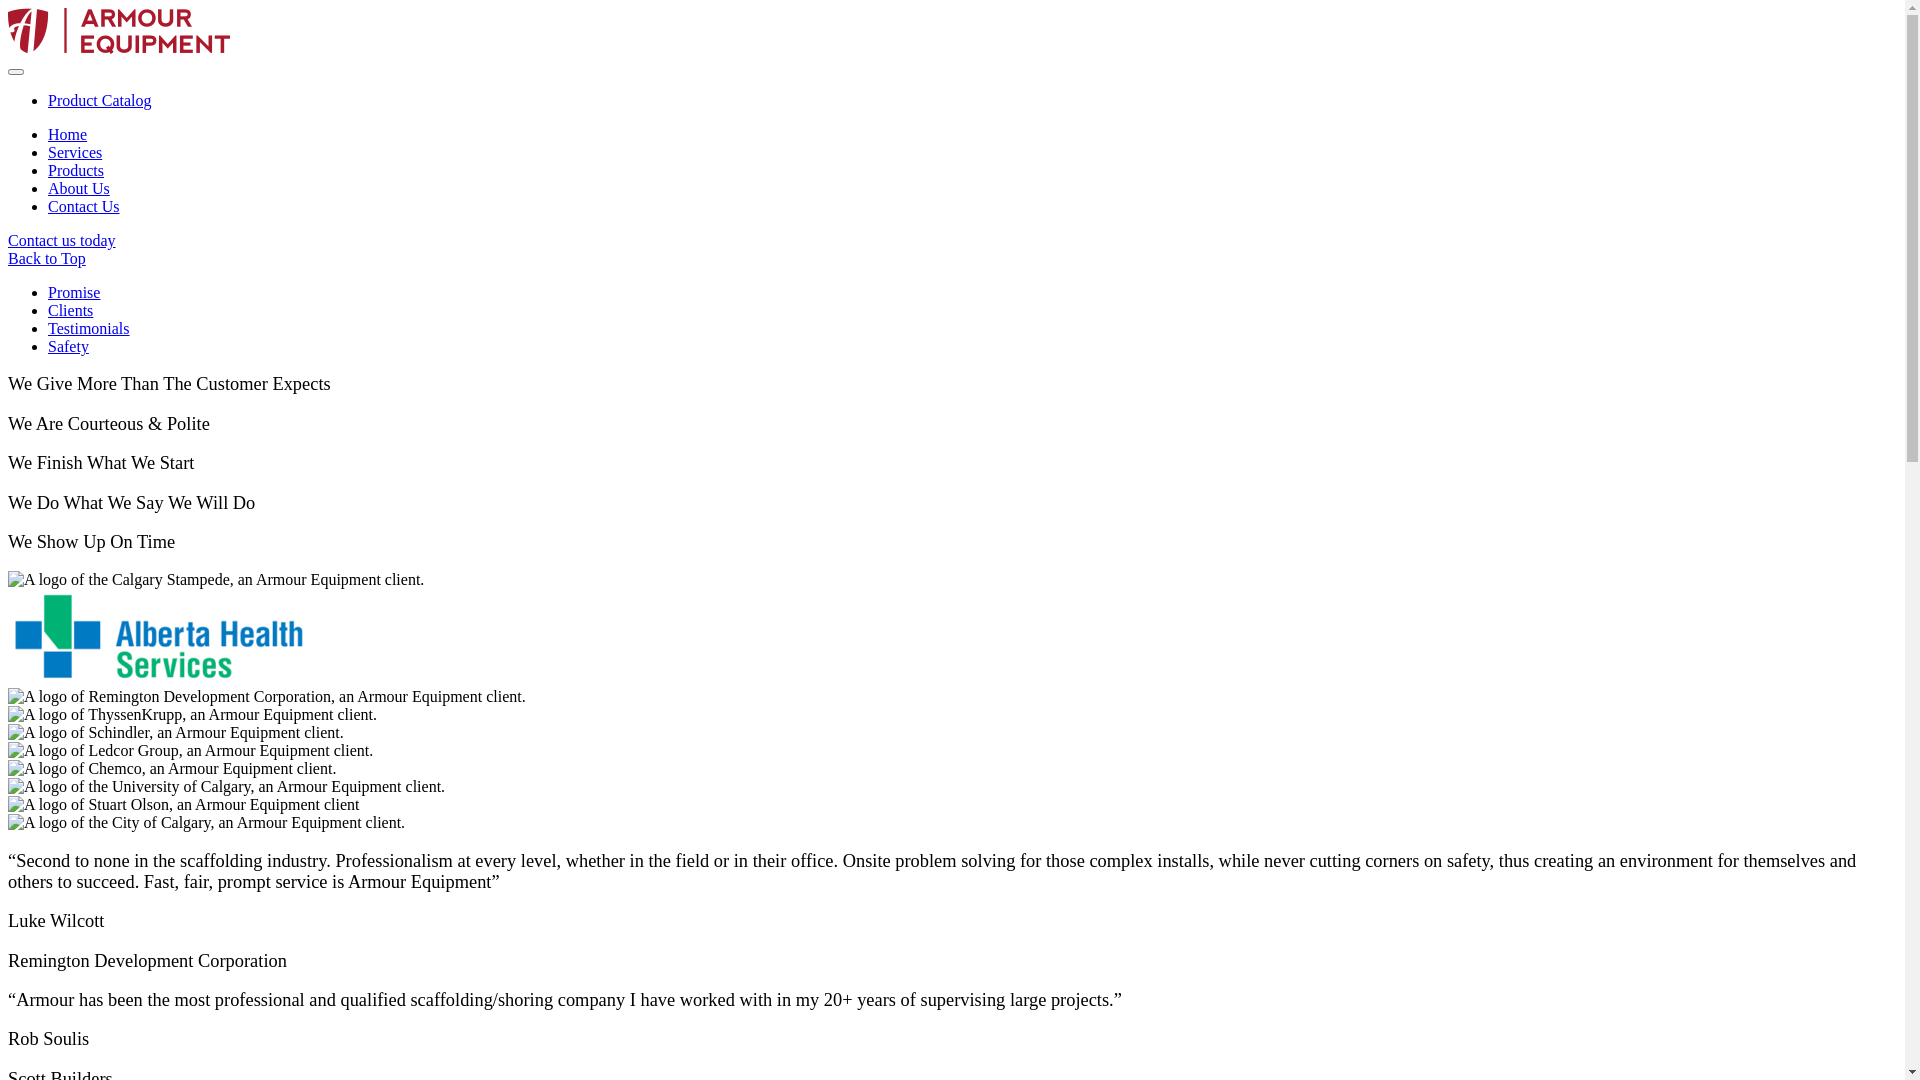 This screenshot has width=1920, height=1080. What do you see at coordinates (68, 345) in the screenshot?
I see `'Safety'` at bounding box center [68, 345].